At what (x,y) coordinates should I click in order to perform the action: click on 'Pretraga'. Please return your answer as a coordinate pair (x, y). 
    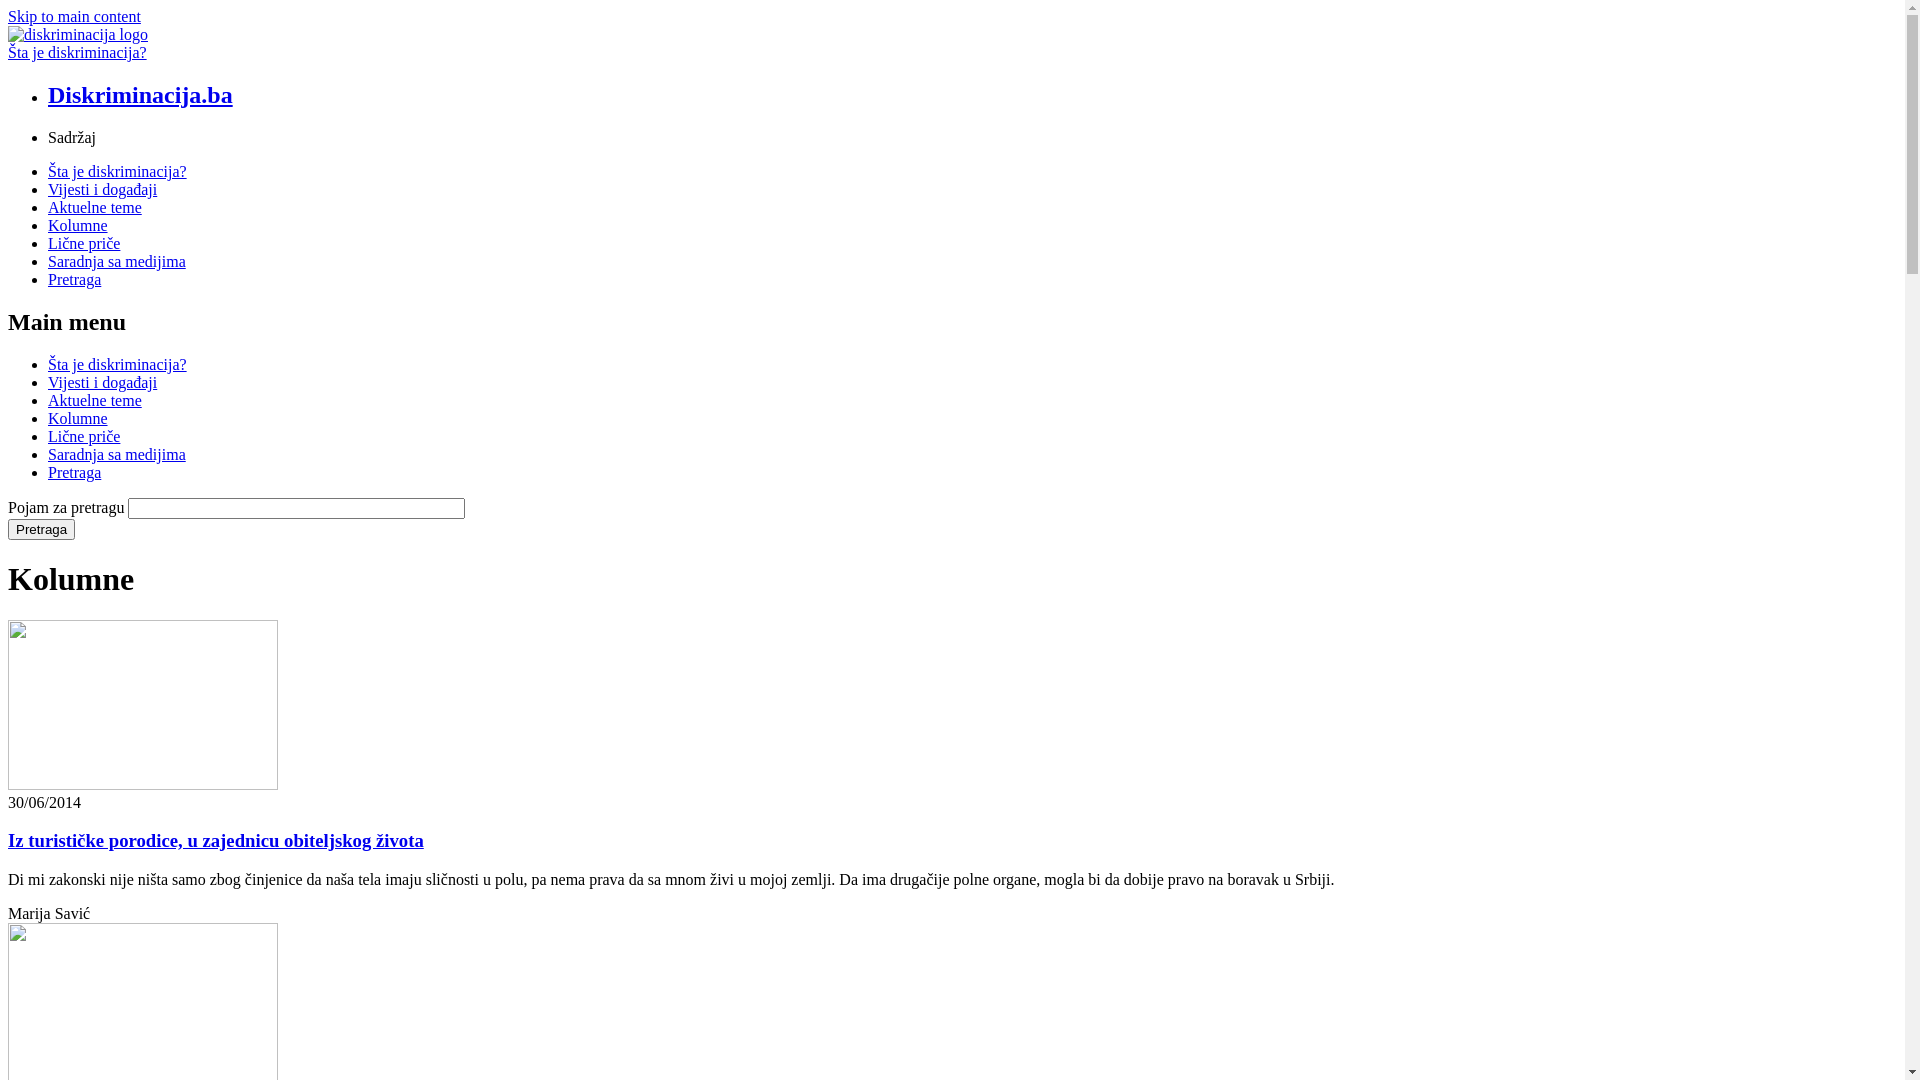
    Looking at the image, I should click on (41, 528).